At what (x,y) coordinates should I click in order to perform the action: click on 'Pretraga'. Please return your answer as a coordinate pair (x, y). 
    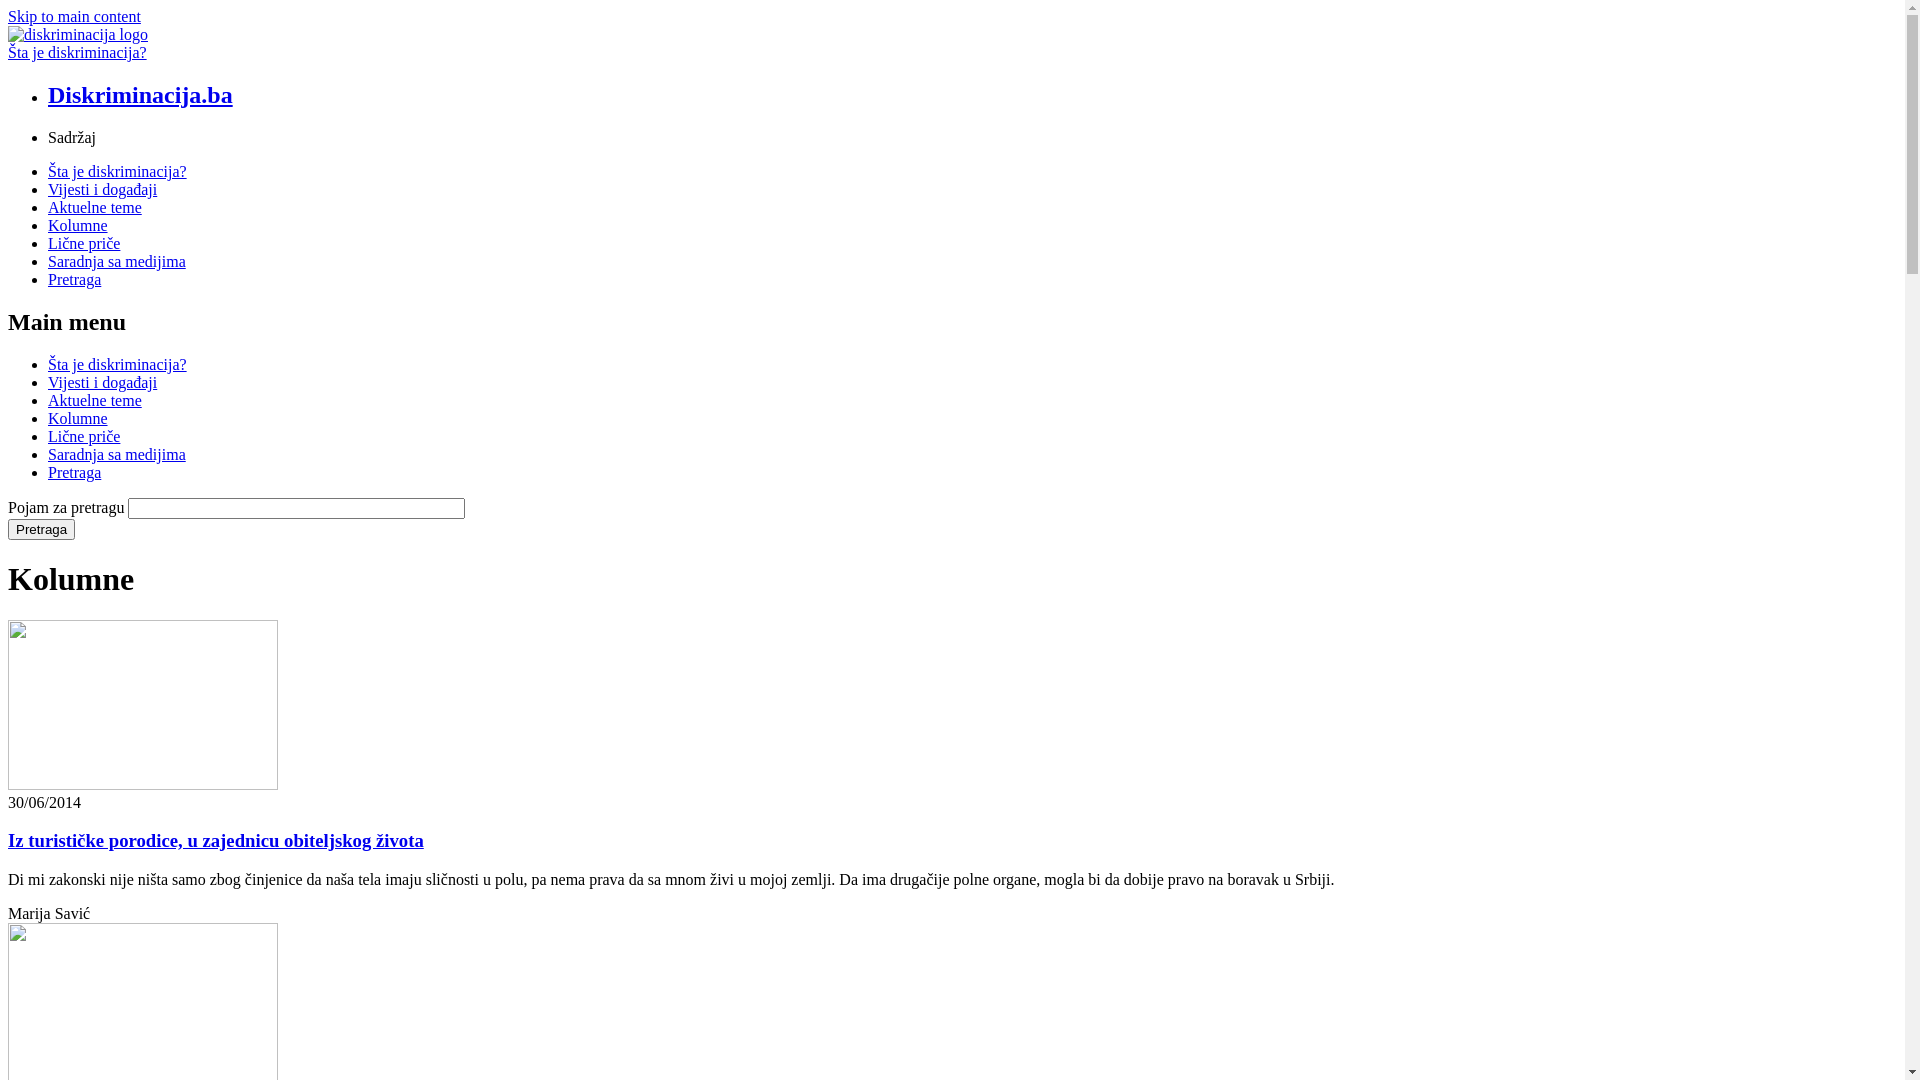
    Looking at the image, I should click on (41, 528).